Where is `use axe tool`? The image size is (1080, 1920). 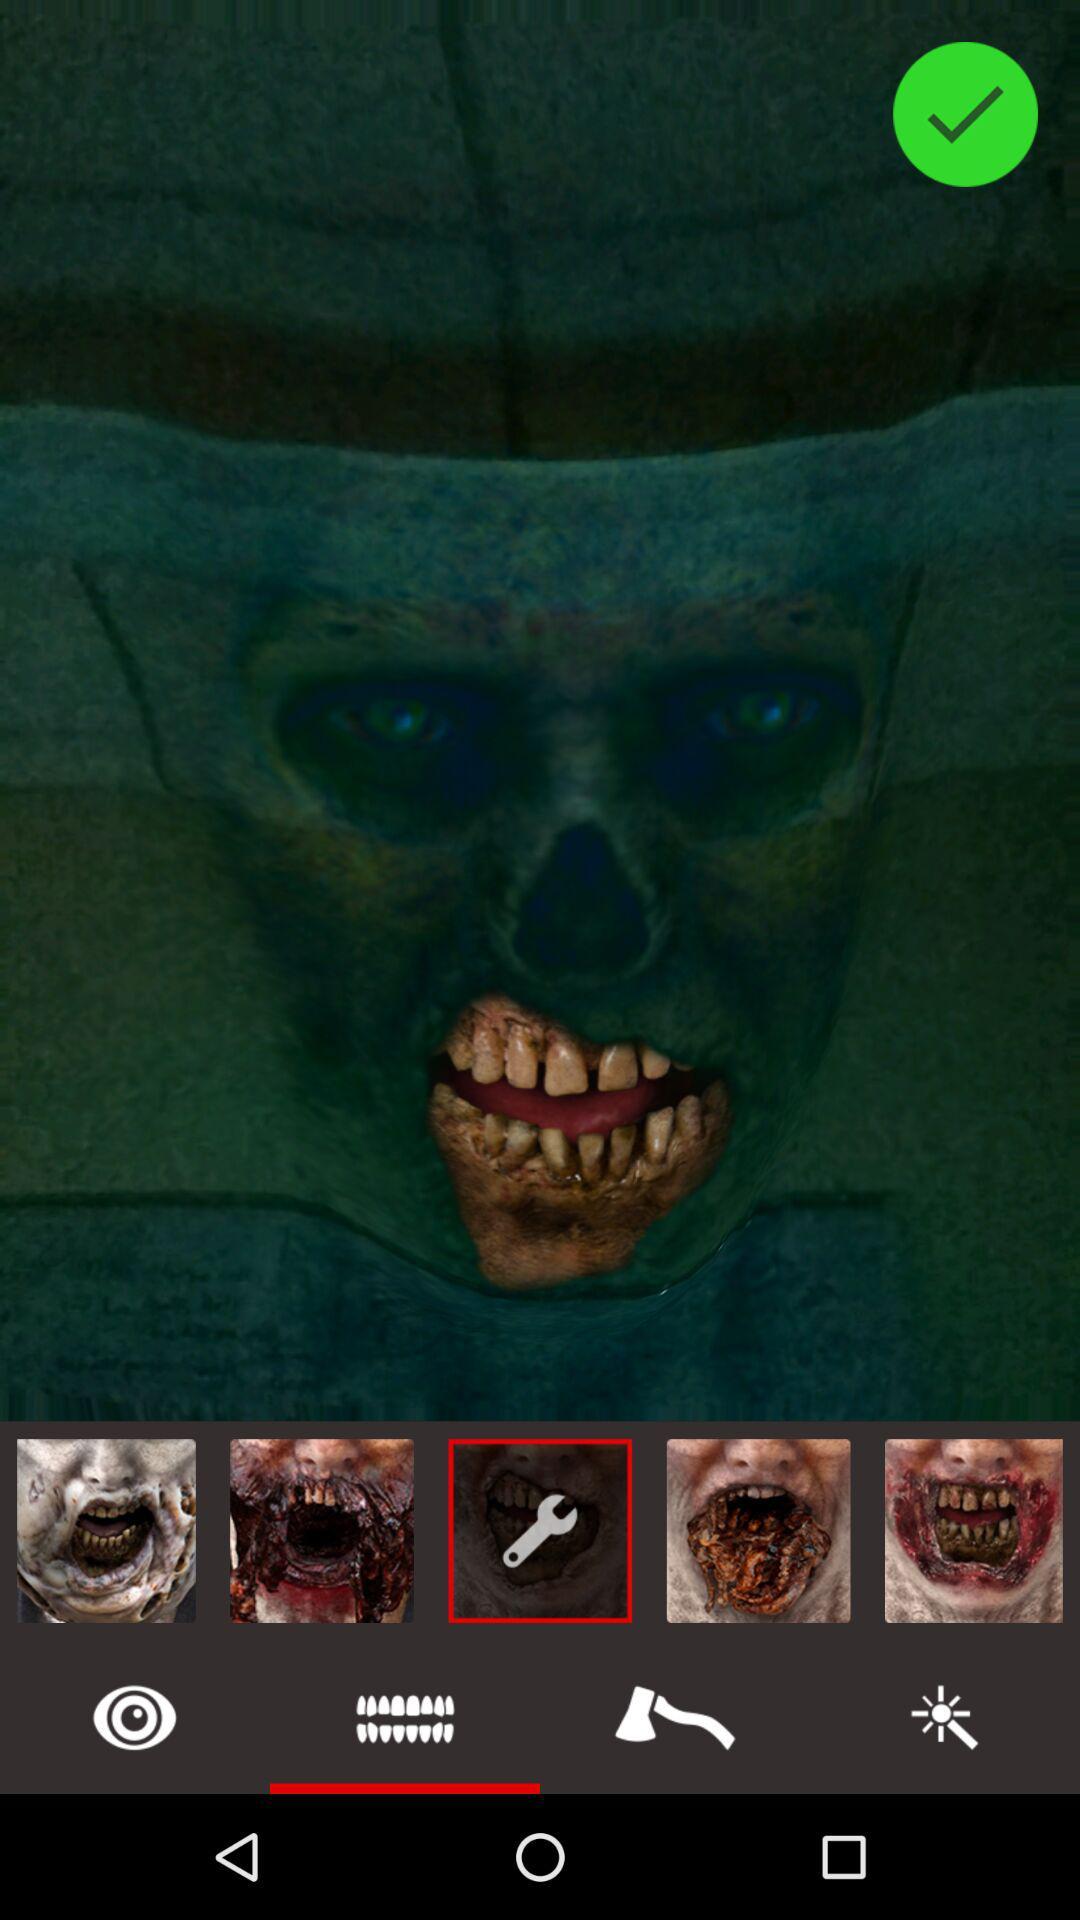
use axe tool is located at coordinates (675, 1716).